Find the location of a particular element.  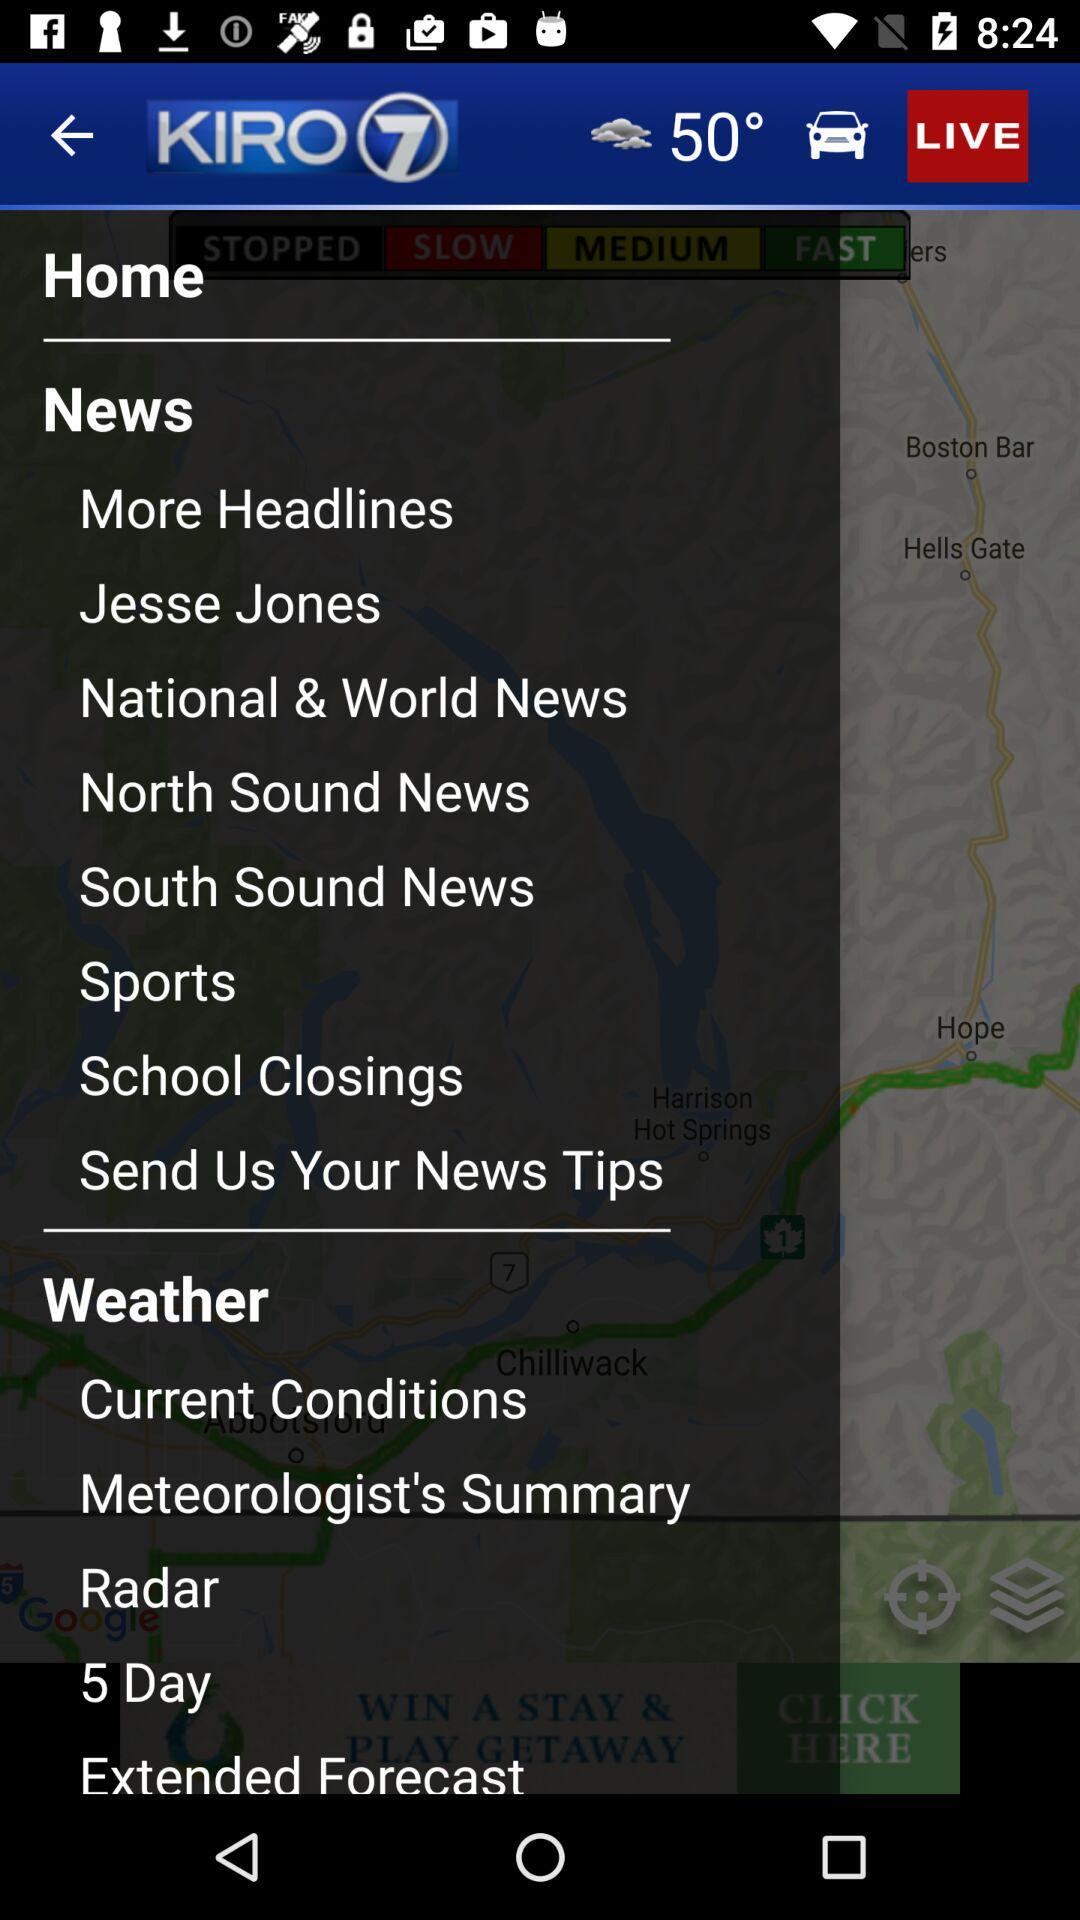

the layers icon is located at coordinates (1027, 1610).